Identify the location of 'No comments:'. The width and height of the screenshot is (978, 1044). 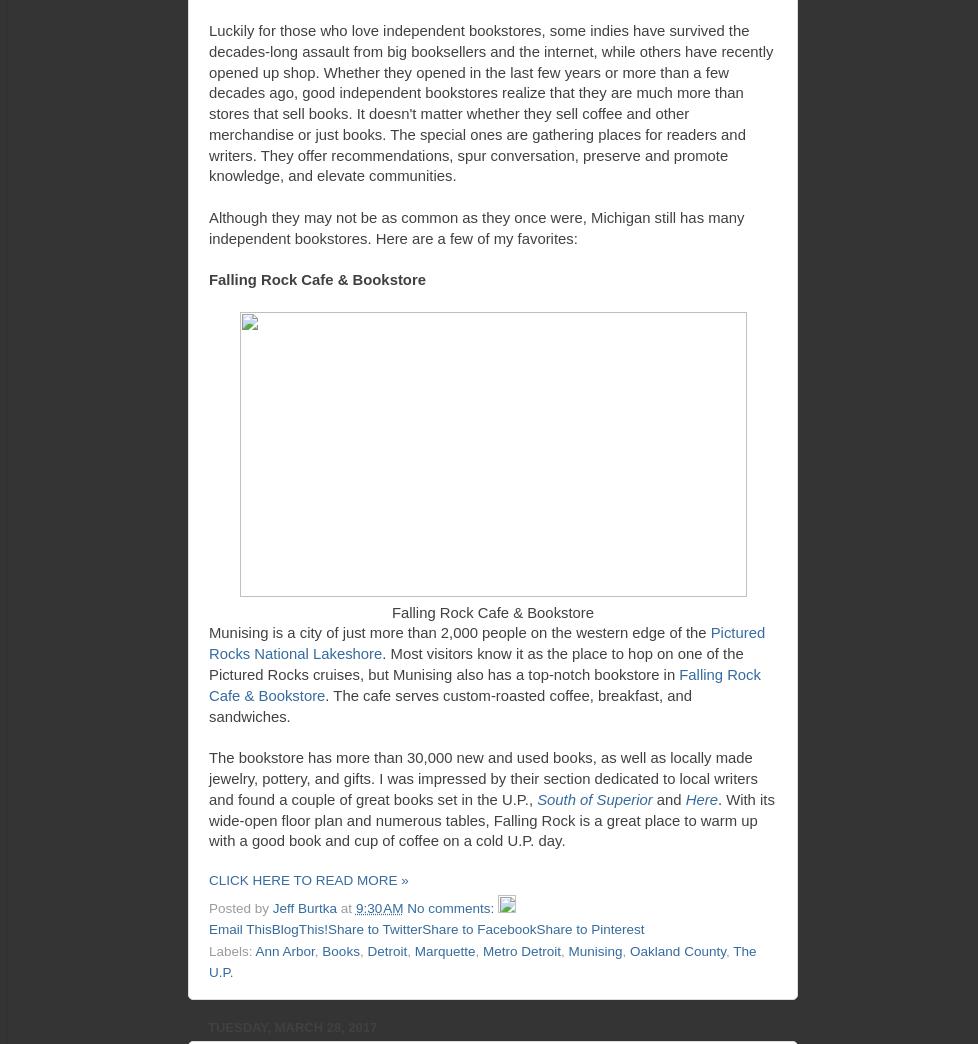
(451, 907).